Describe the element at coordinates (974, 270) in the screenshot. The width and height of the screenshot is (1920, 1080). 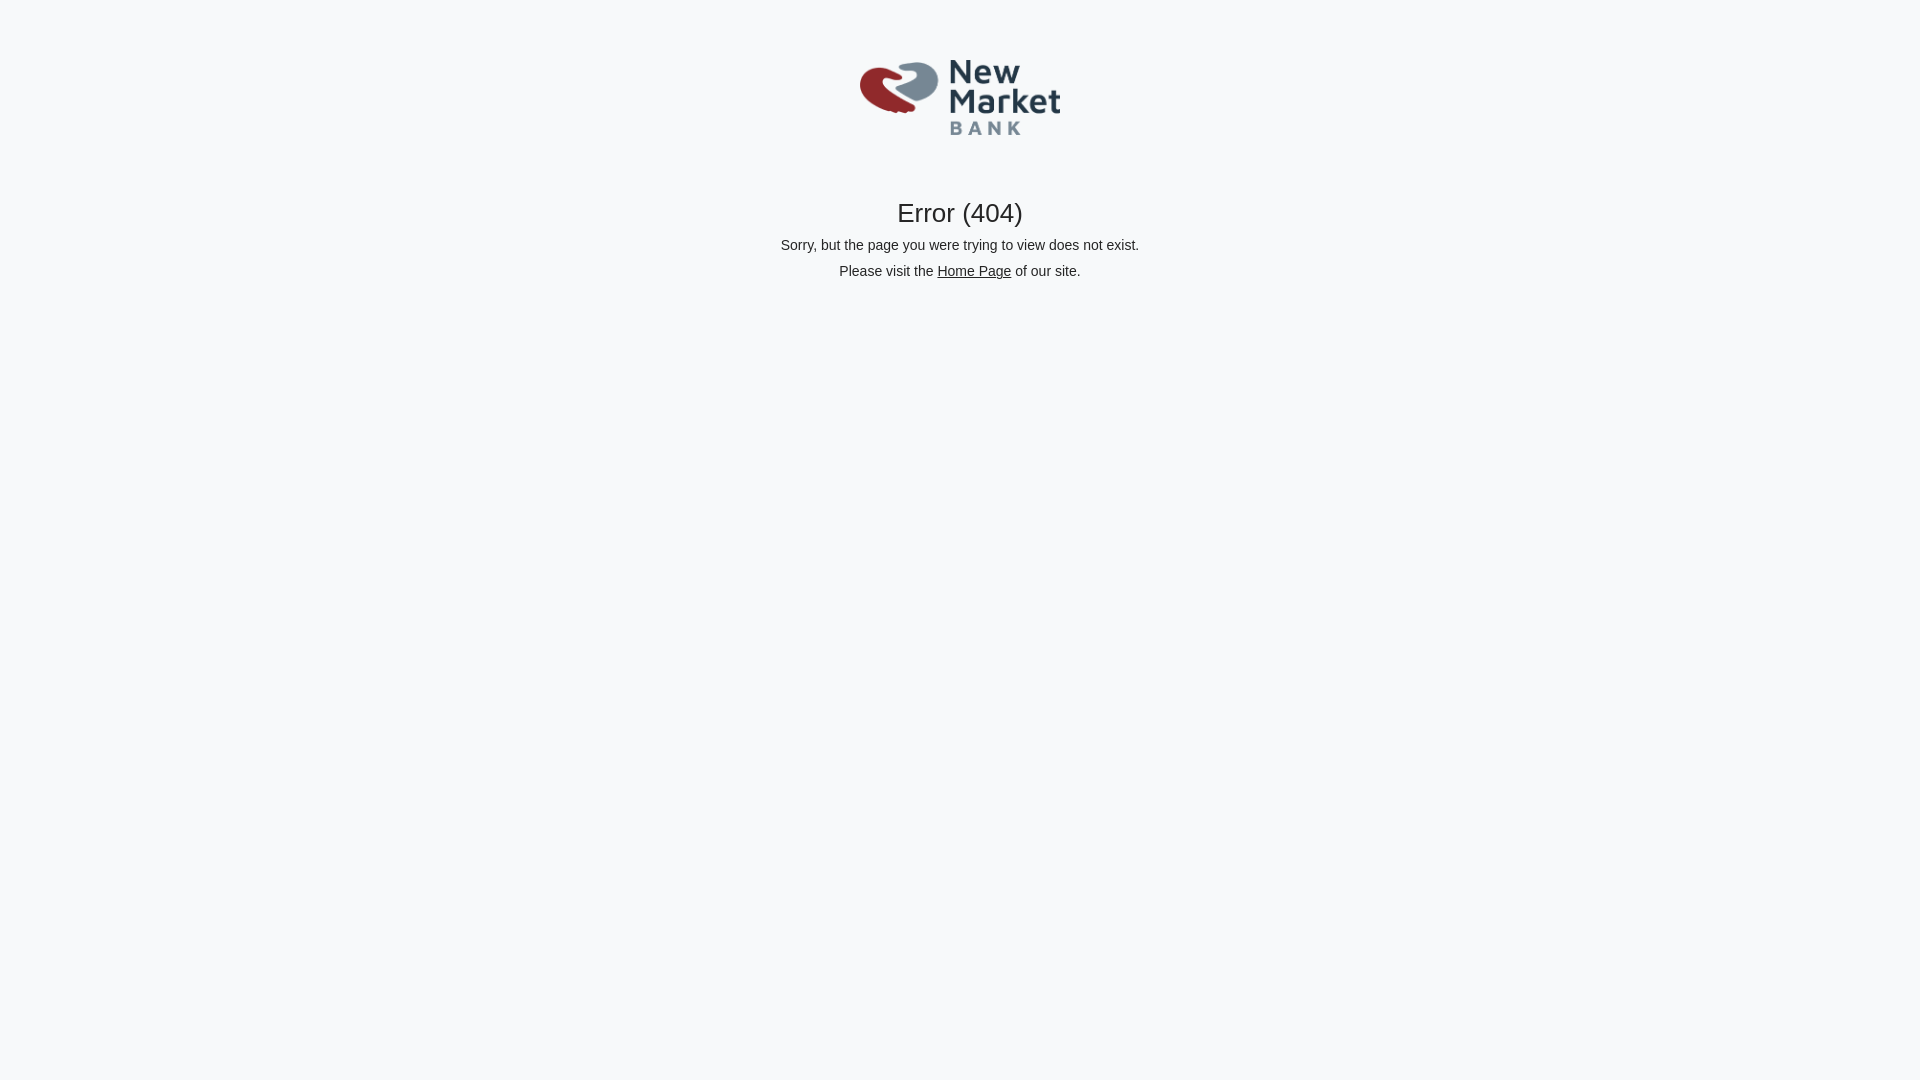
I see `'Home Page'` at that location.